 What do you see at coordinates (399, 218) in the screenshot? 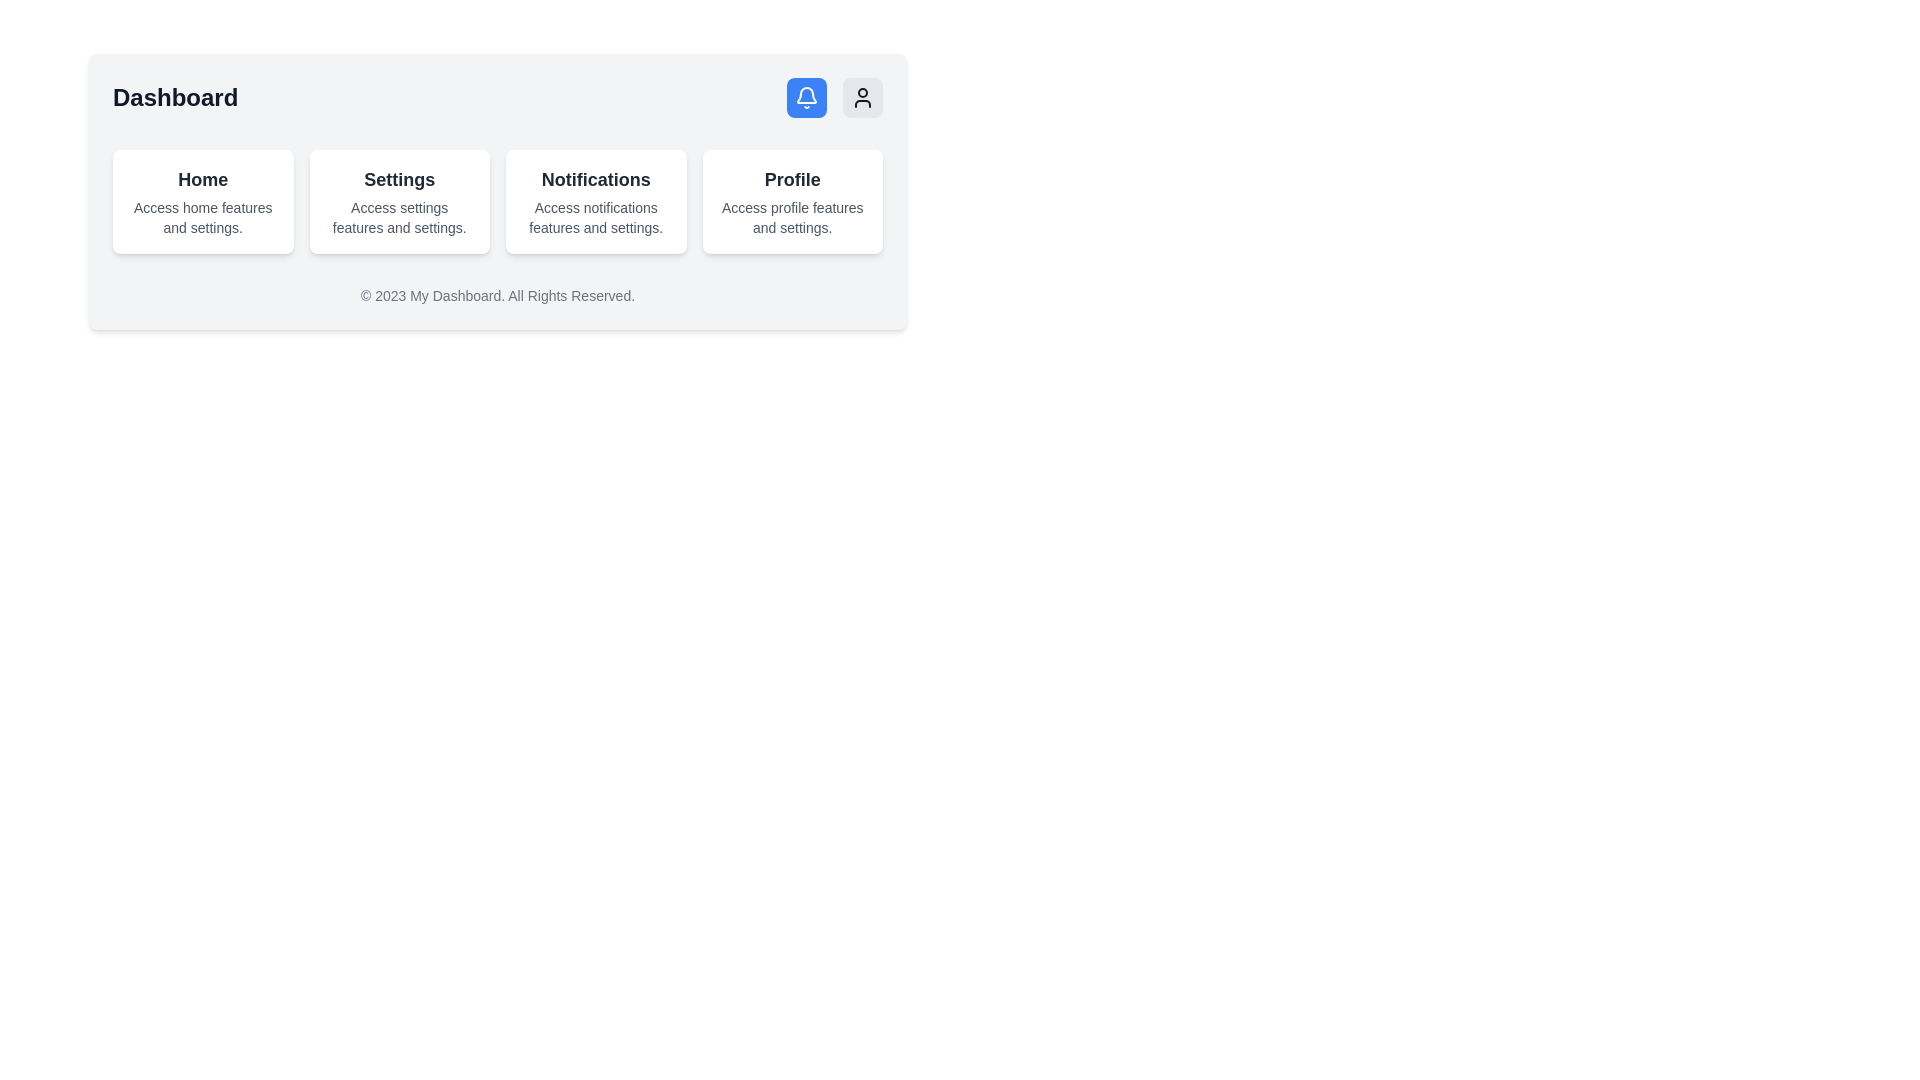
I see `the text element that reads 'Access settings features and settings.' which is styled with a smaller font and muted gray color, located directly beneath the title 'Settings' in the central column of a four-column grid layout` at bounding box center [399, 218].